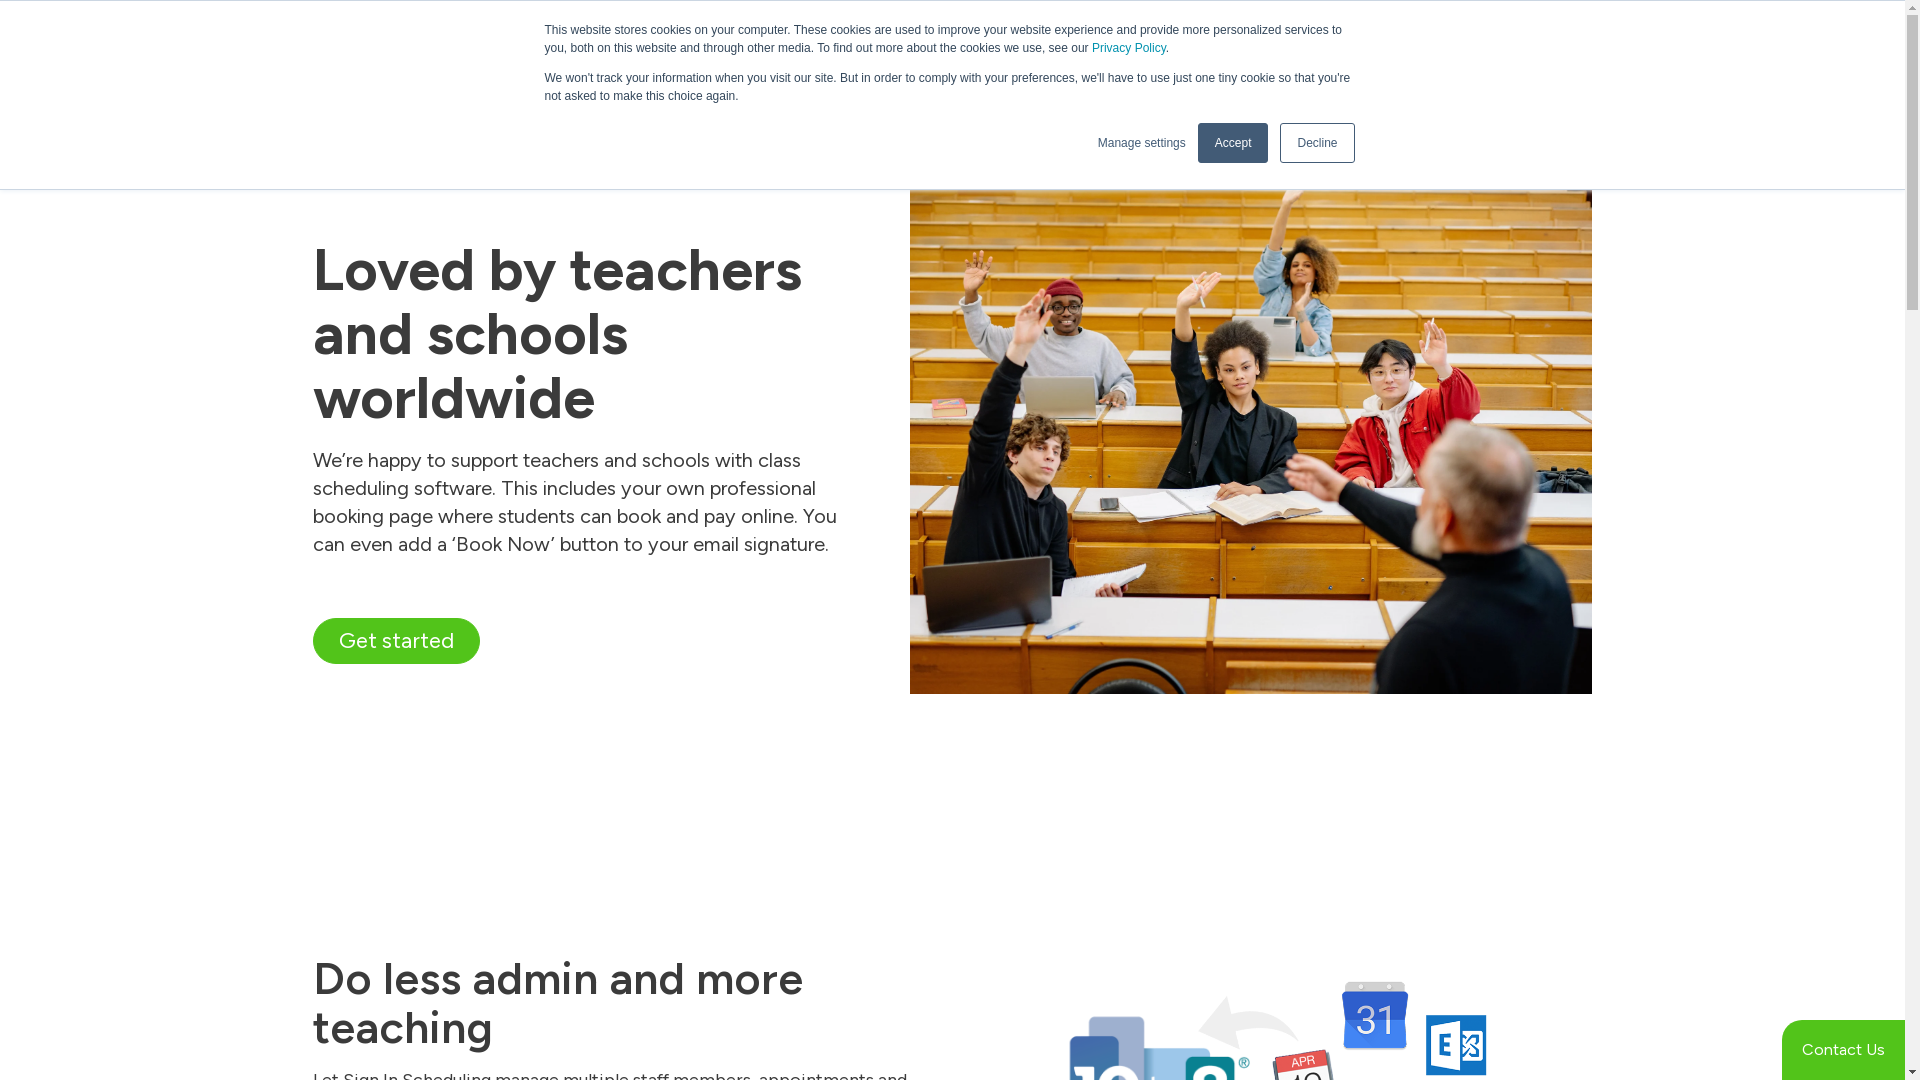 The height and width of the screenshot is (1080, 1920). What do you see at coordinates (1128, 46) in the screenshot?
I see `'Privacy Policy'` at bounding box center [1128, 46].